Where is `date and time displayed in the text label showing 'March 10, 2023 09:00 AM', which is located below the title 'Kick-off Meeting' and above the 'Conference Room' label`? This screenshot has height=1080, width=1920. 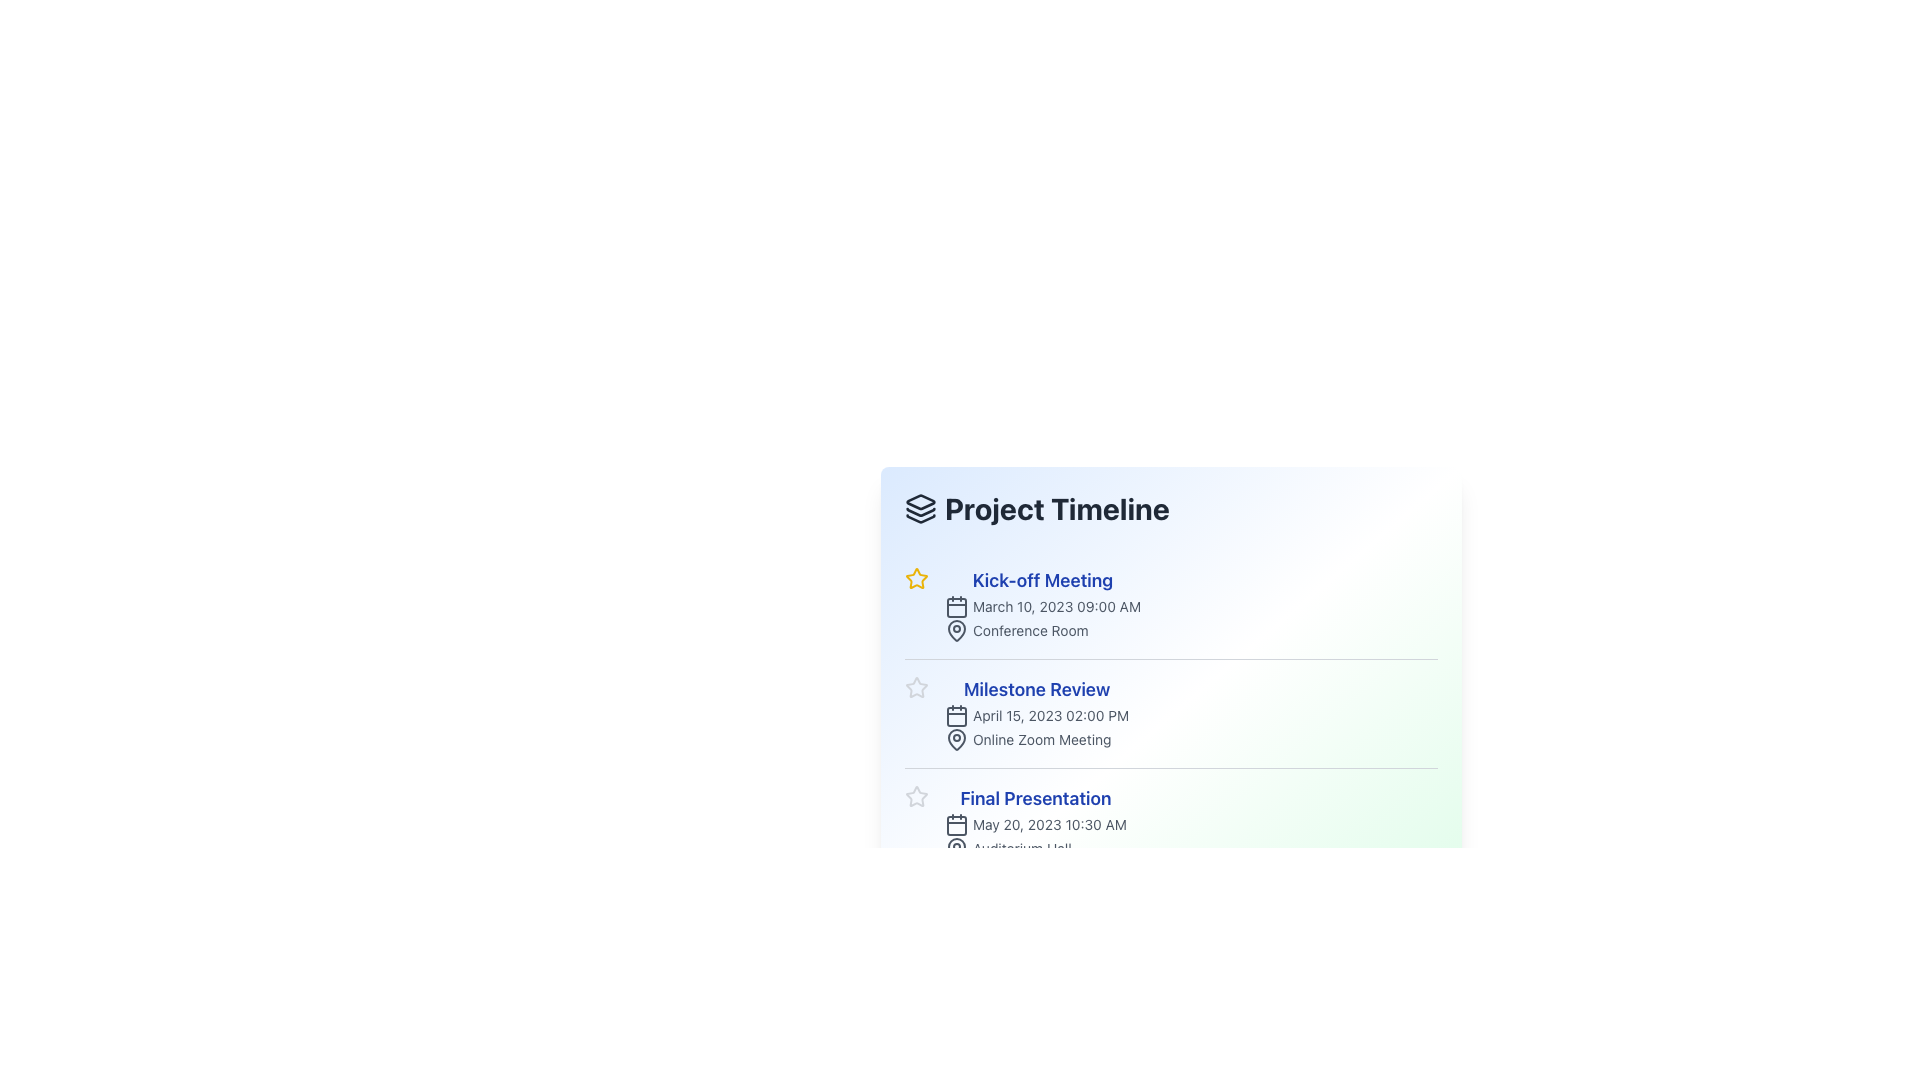
date and time displayed in the text label showing 'March 10, 2023 09:00 AM', which is located below the title 'Kick-off Meeting' and above the 'Conference Room' label is located at coordinates (1041, 605).